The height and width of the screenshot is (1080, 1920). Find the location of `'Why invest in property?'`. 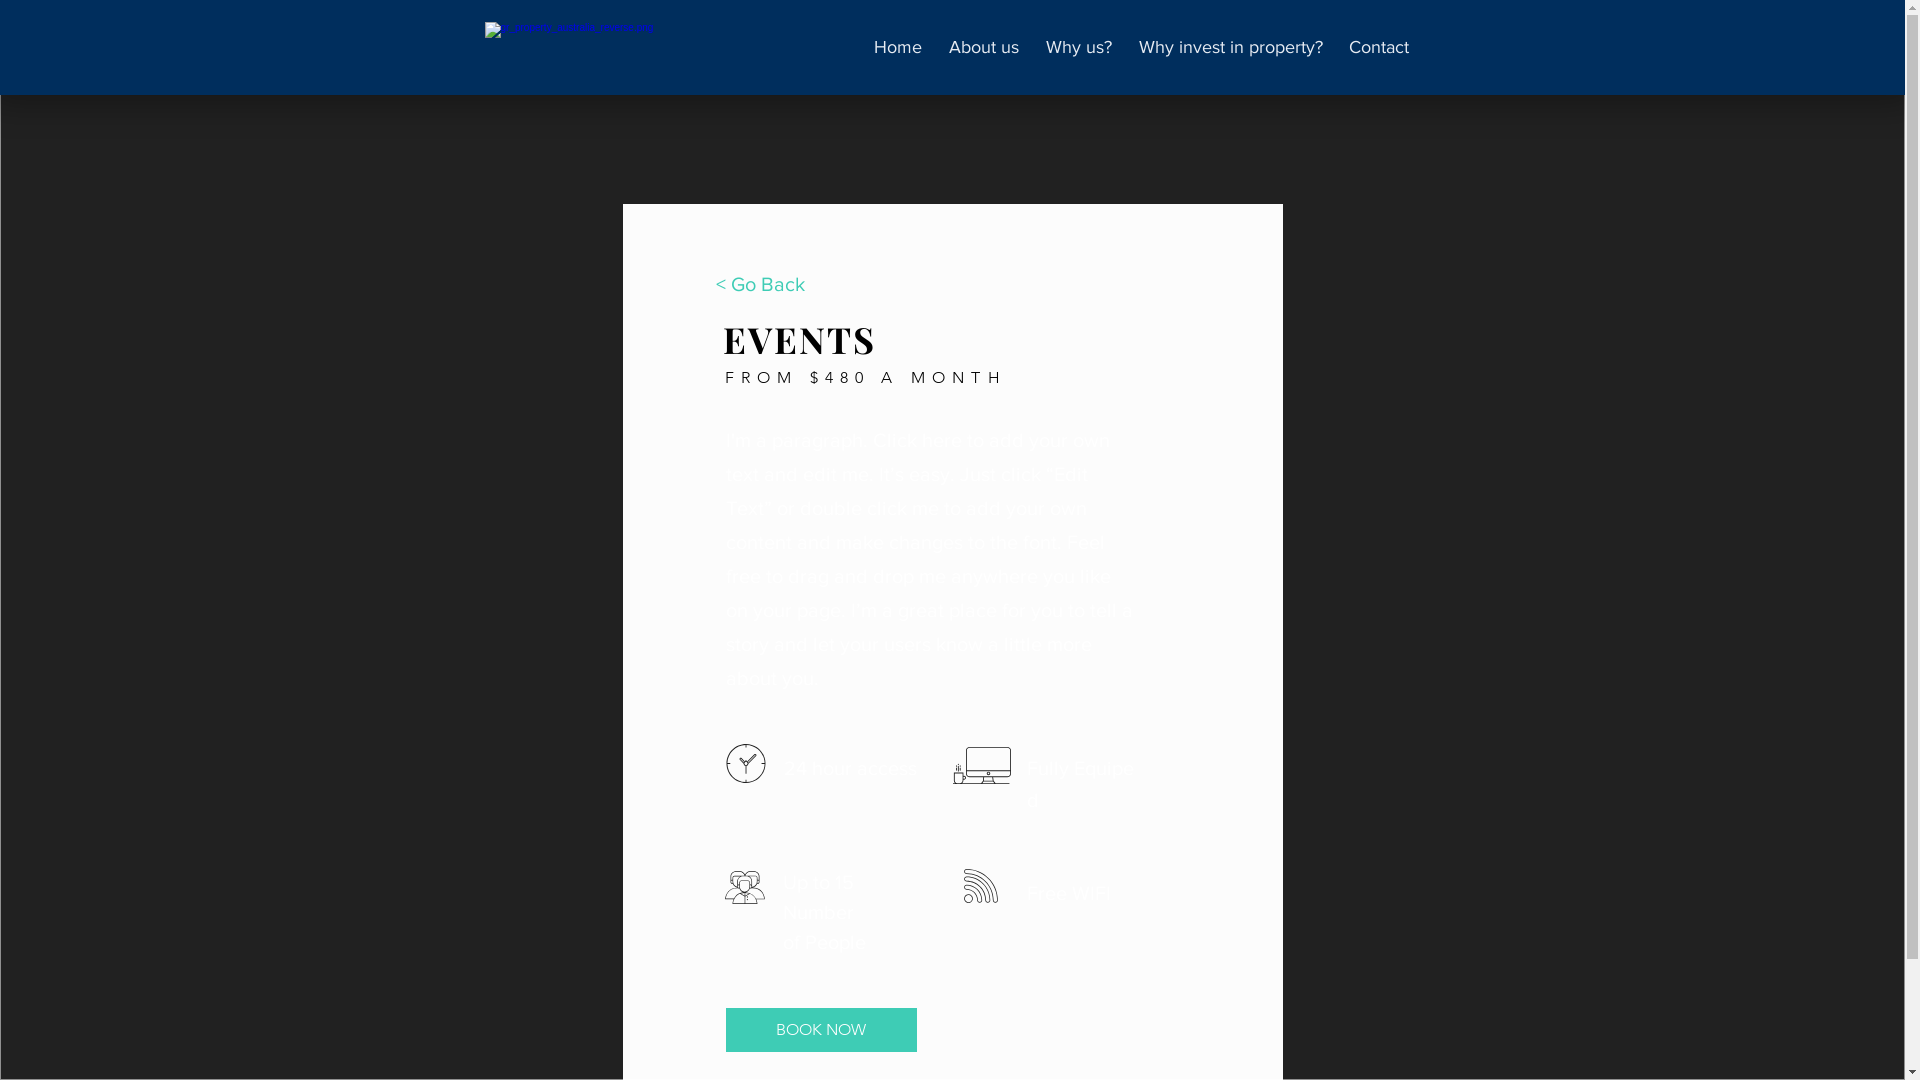

'Why invest in property?' is located at coordinates (1226, 46).